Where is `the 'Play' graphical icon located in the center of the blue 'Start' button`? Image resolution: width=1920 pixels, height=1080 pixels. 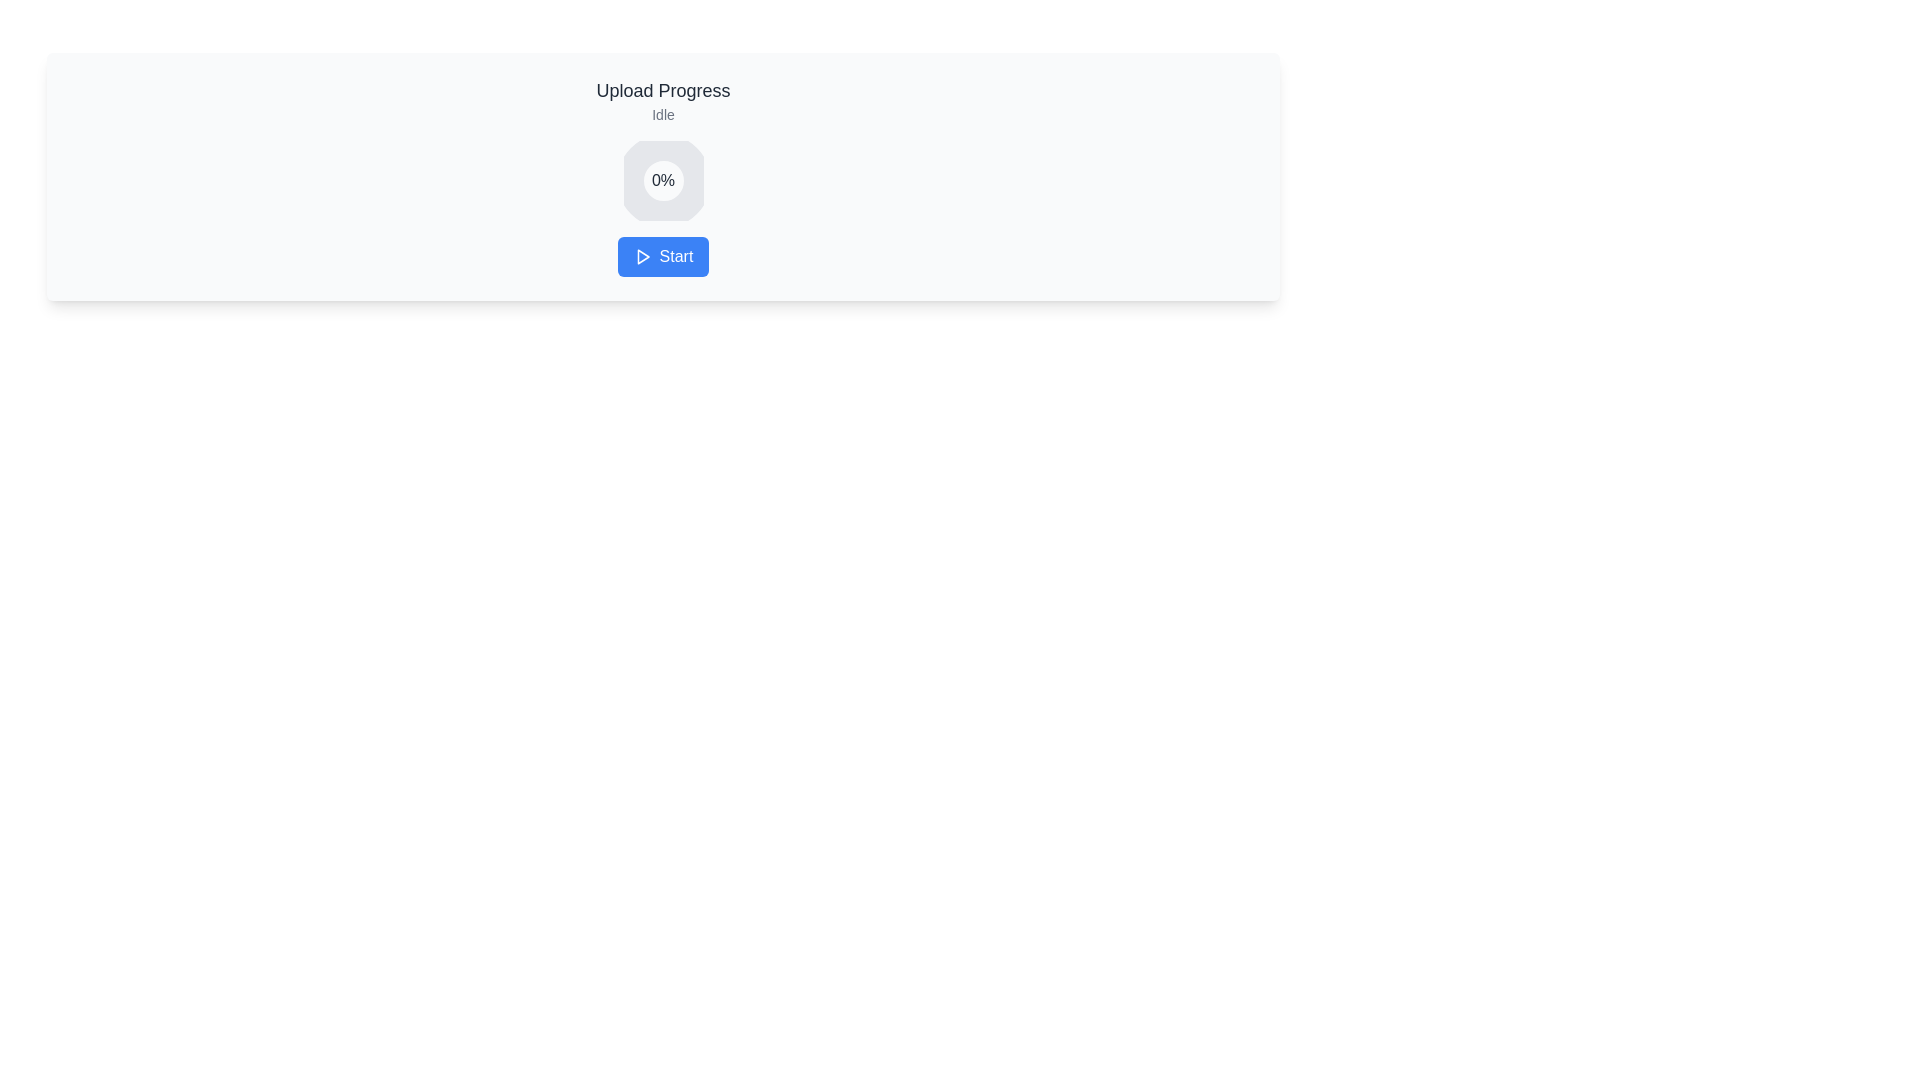 the 'Play' graphical icon located in the center of the blue 'Start' button is located at coordinates (643, 256).